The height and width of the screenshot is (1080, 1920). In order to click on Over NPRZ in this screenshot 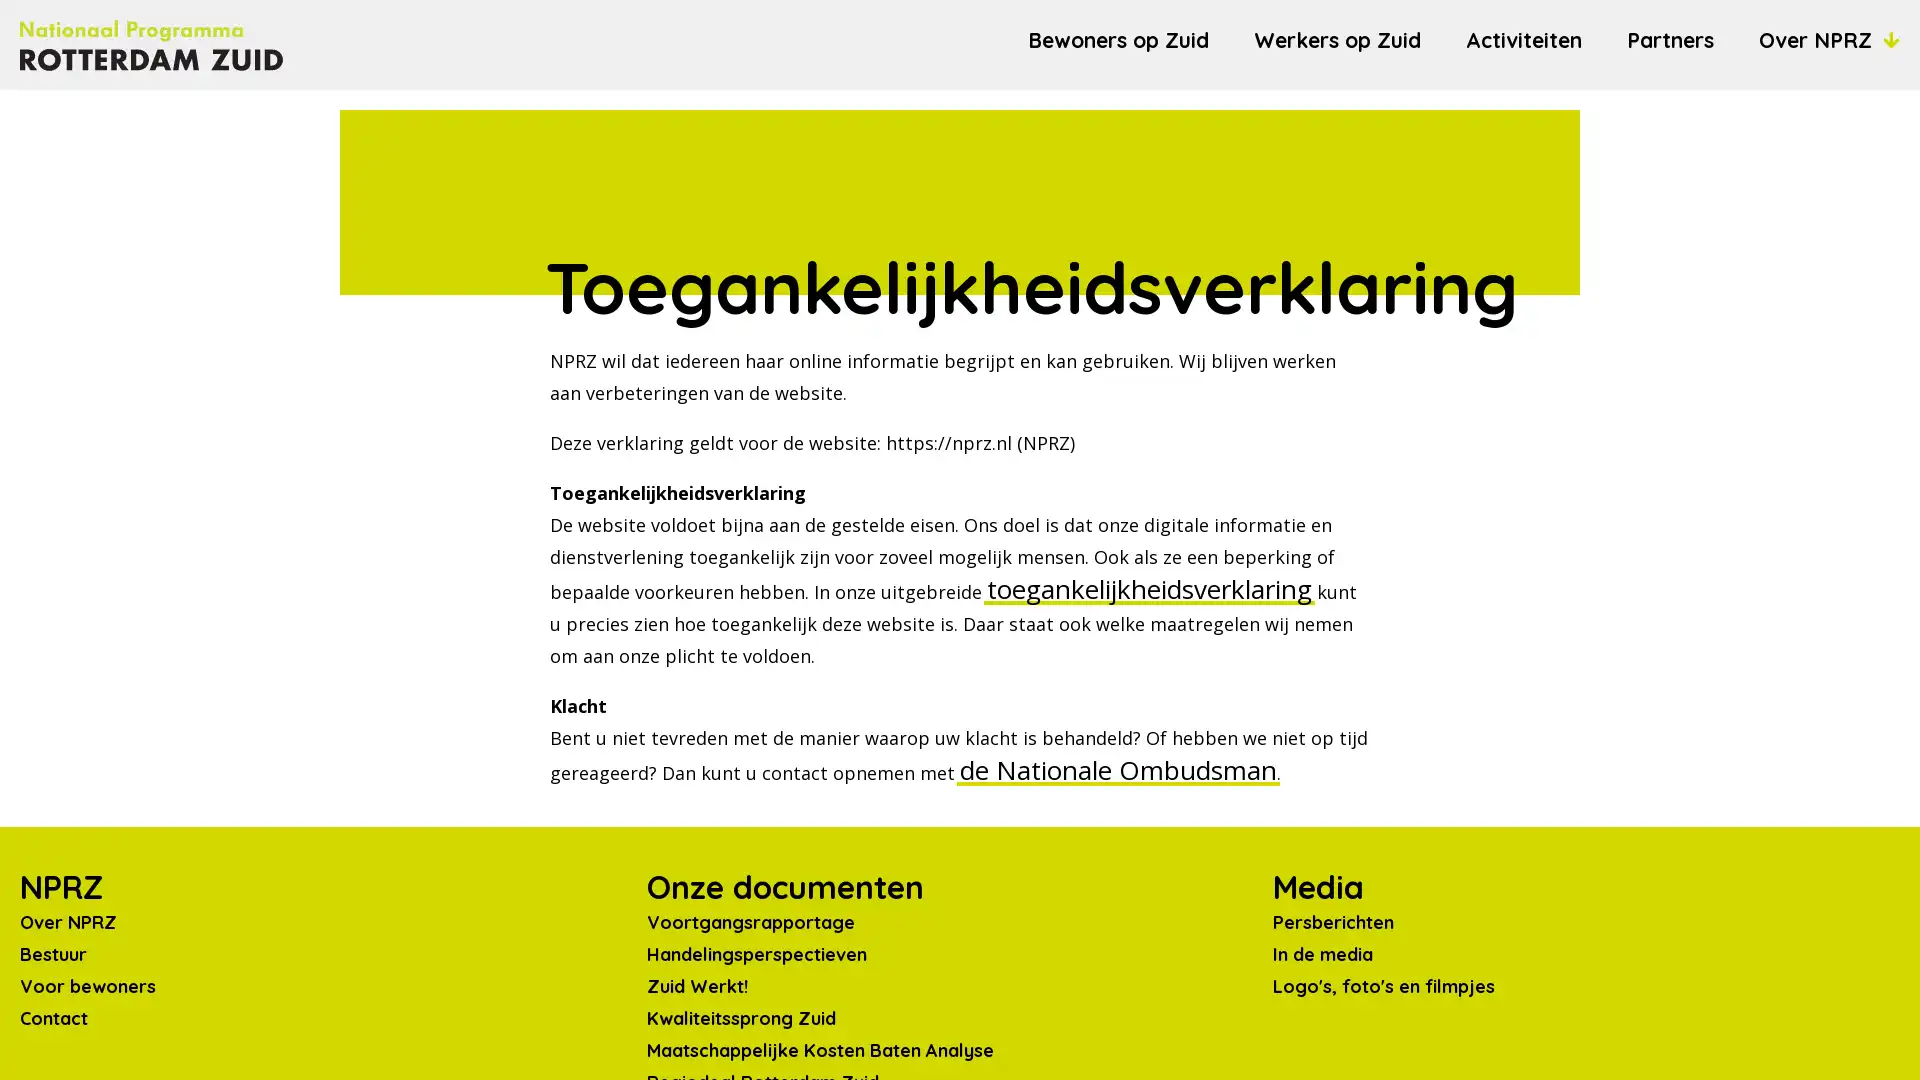, I will do `click(1829, 39)`.